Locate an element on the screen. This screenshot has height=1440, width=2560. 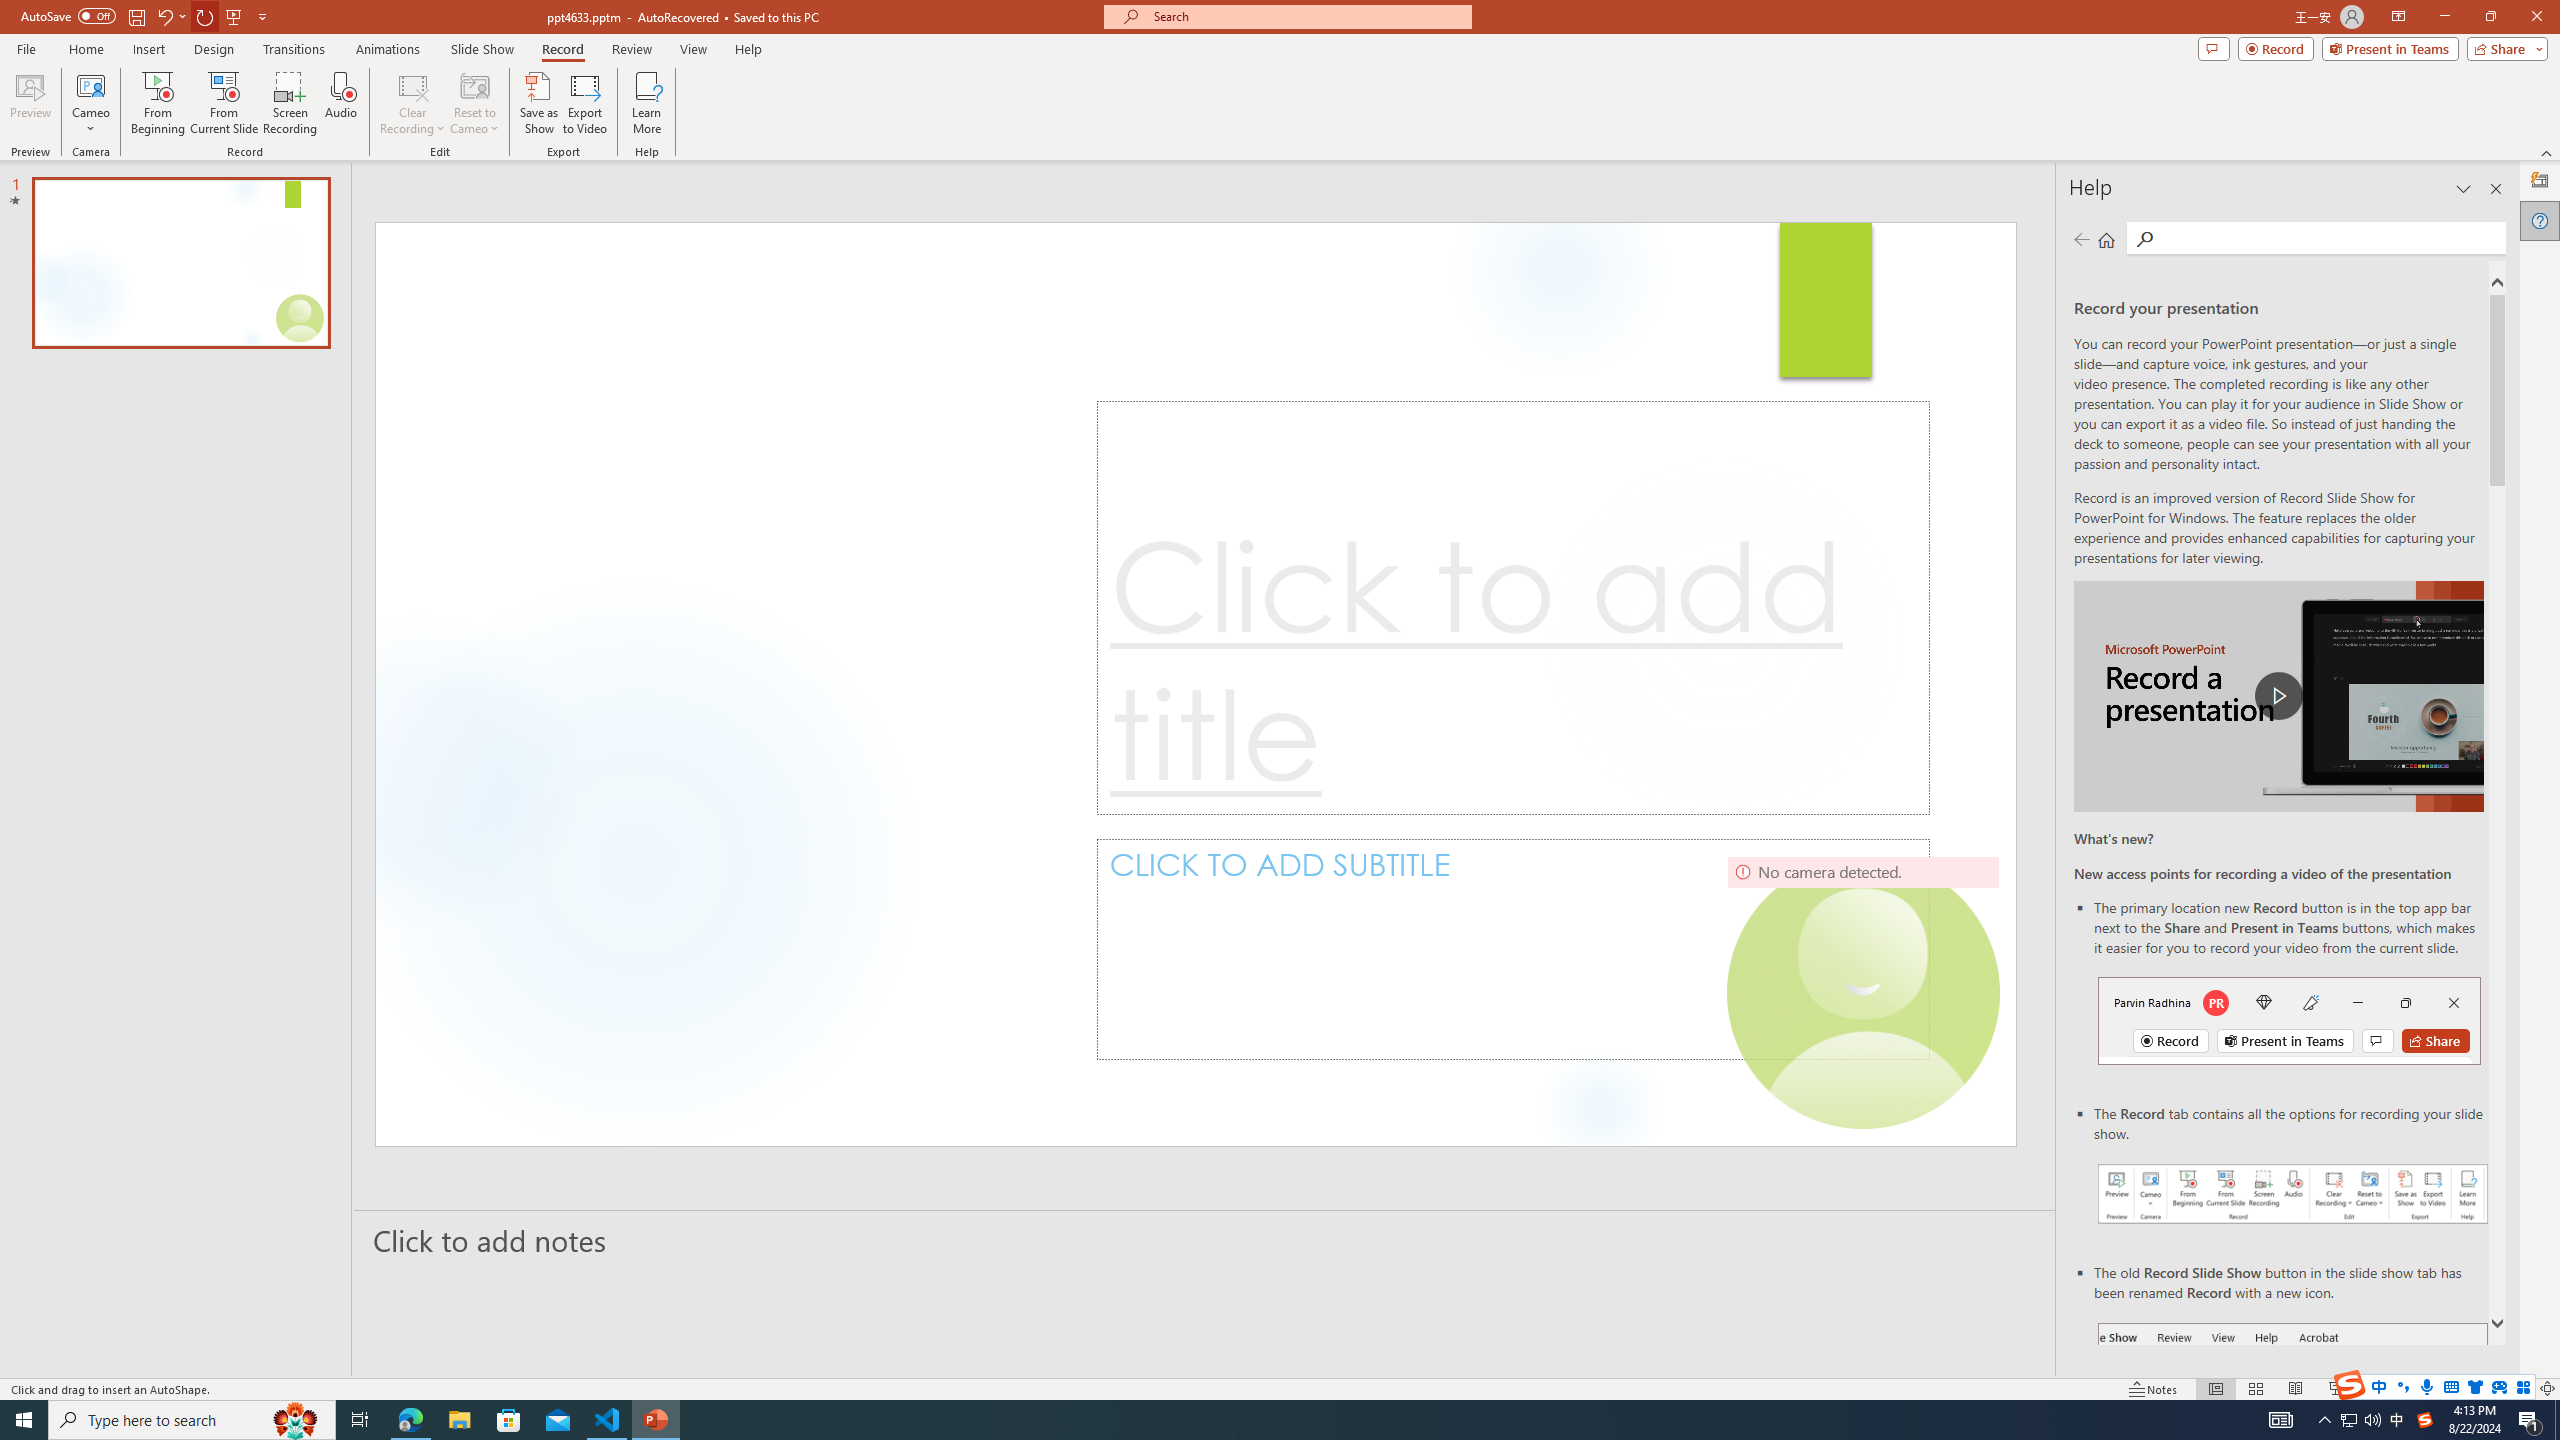
'Design' is located at coordinates (215, 49).